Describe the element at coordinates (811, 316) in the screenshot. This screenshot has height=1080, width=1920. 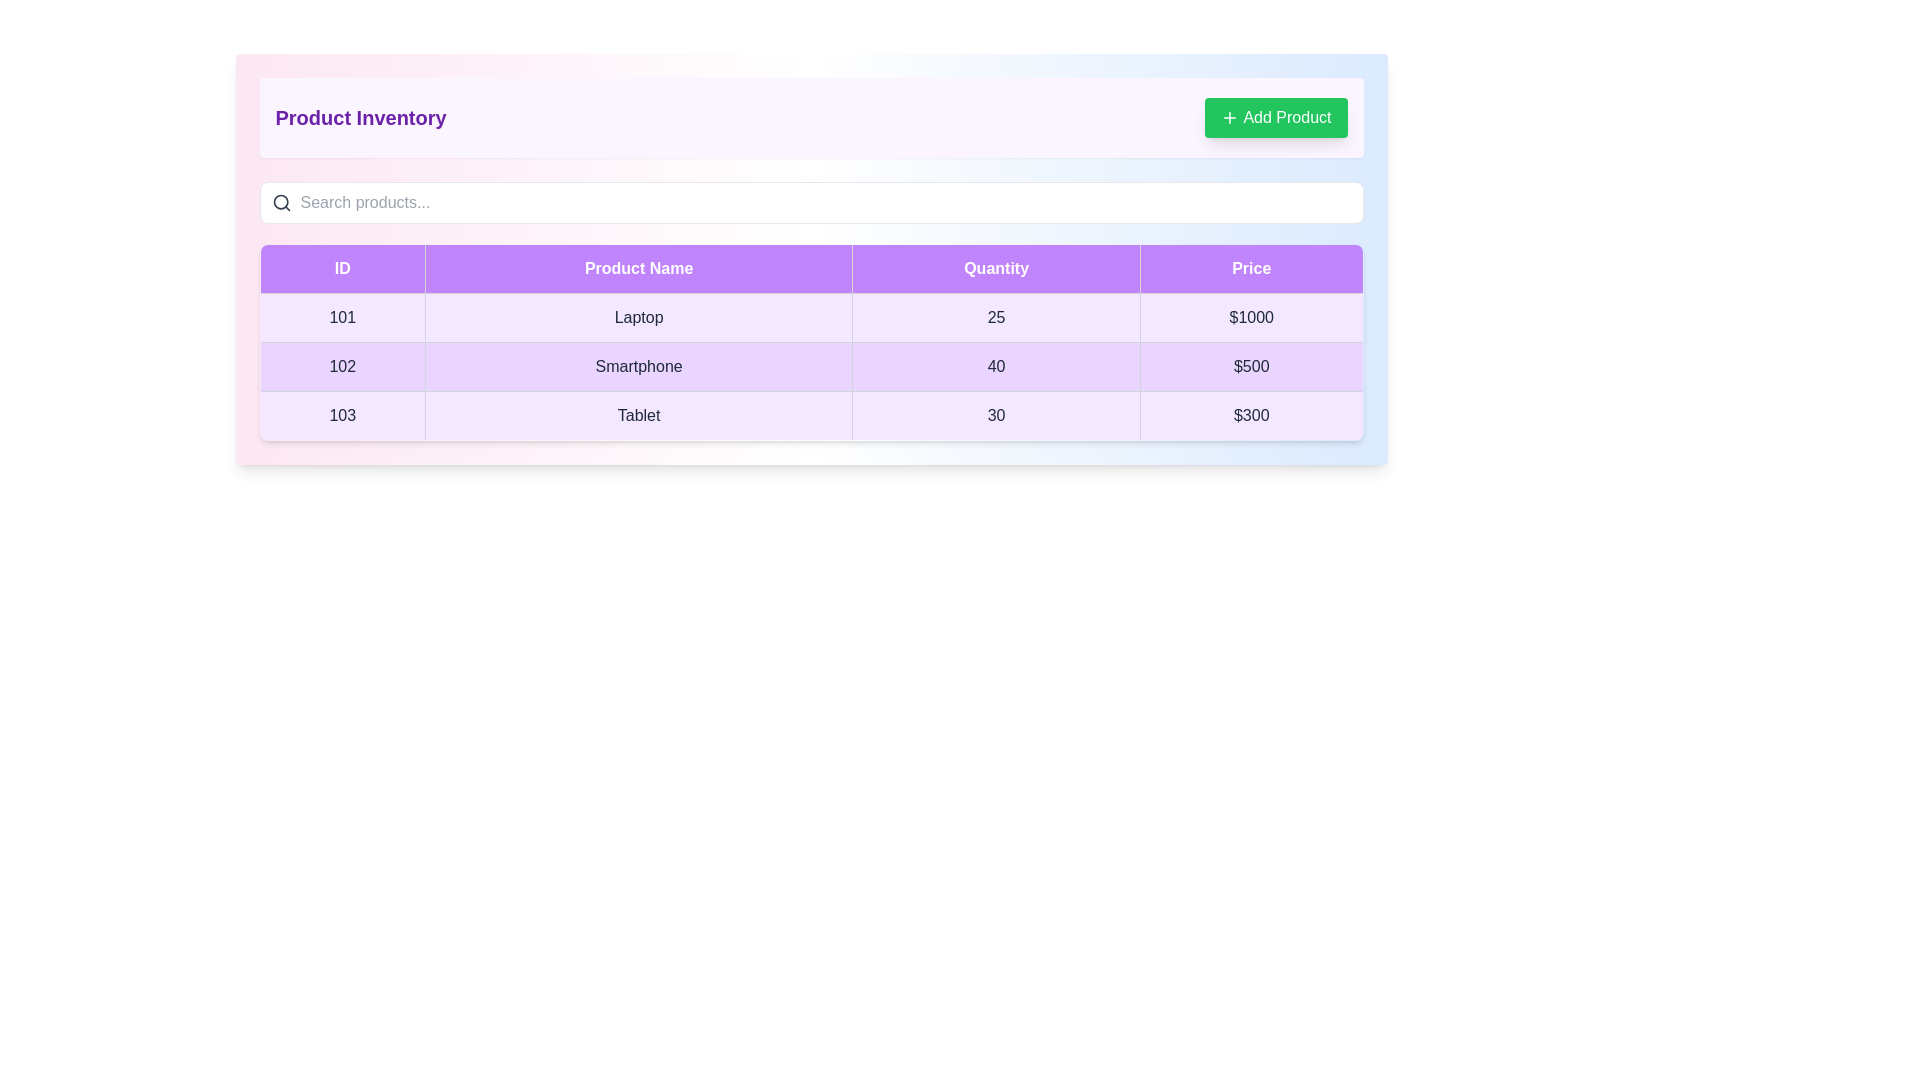
I see `the first row of the product inventory table that displays product details such as ID, name, quantity, and price` at that location.